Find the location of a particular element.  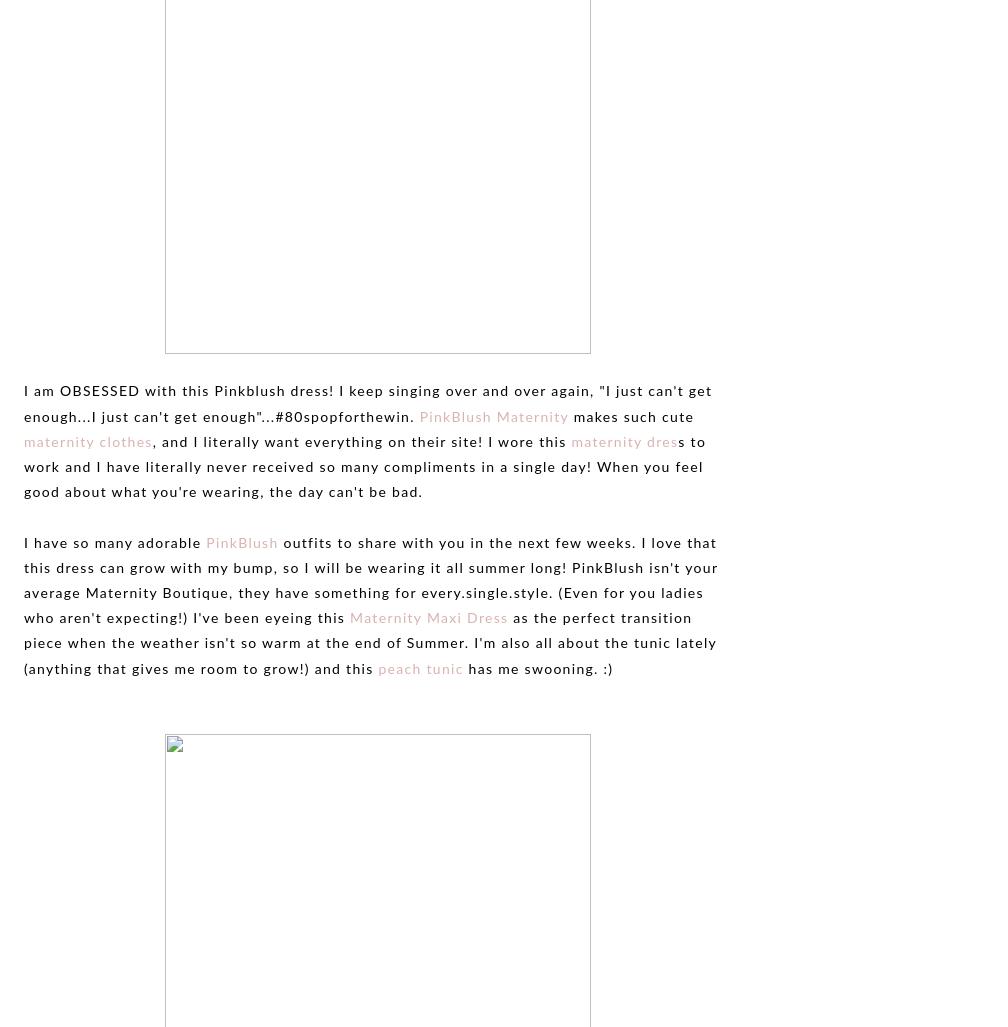

'outfits to share with you in the next few weeks. I love that this dress can grow with my bump, so I will be wearing it all summer long! PinkBlush isn't your average Maternity Boutique, they have something for every.single.style. (Even for you ladies who aren't expecting!) I've been eyeing this' is located at coordinates (23, 580).